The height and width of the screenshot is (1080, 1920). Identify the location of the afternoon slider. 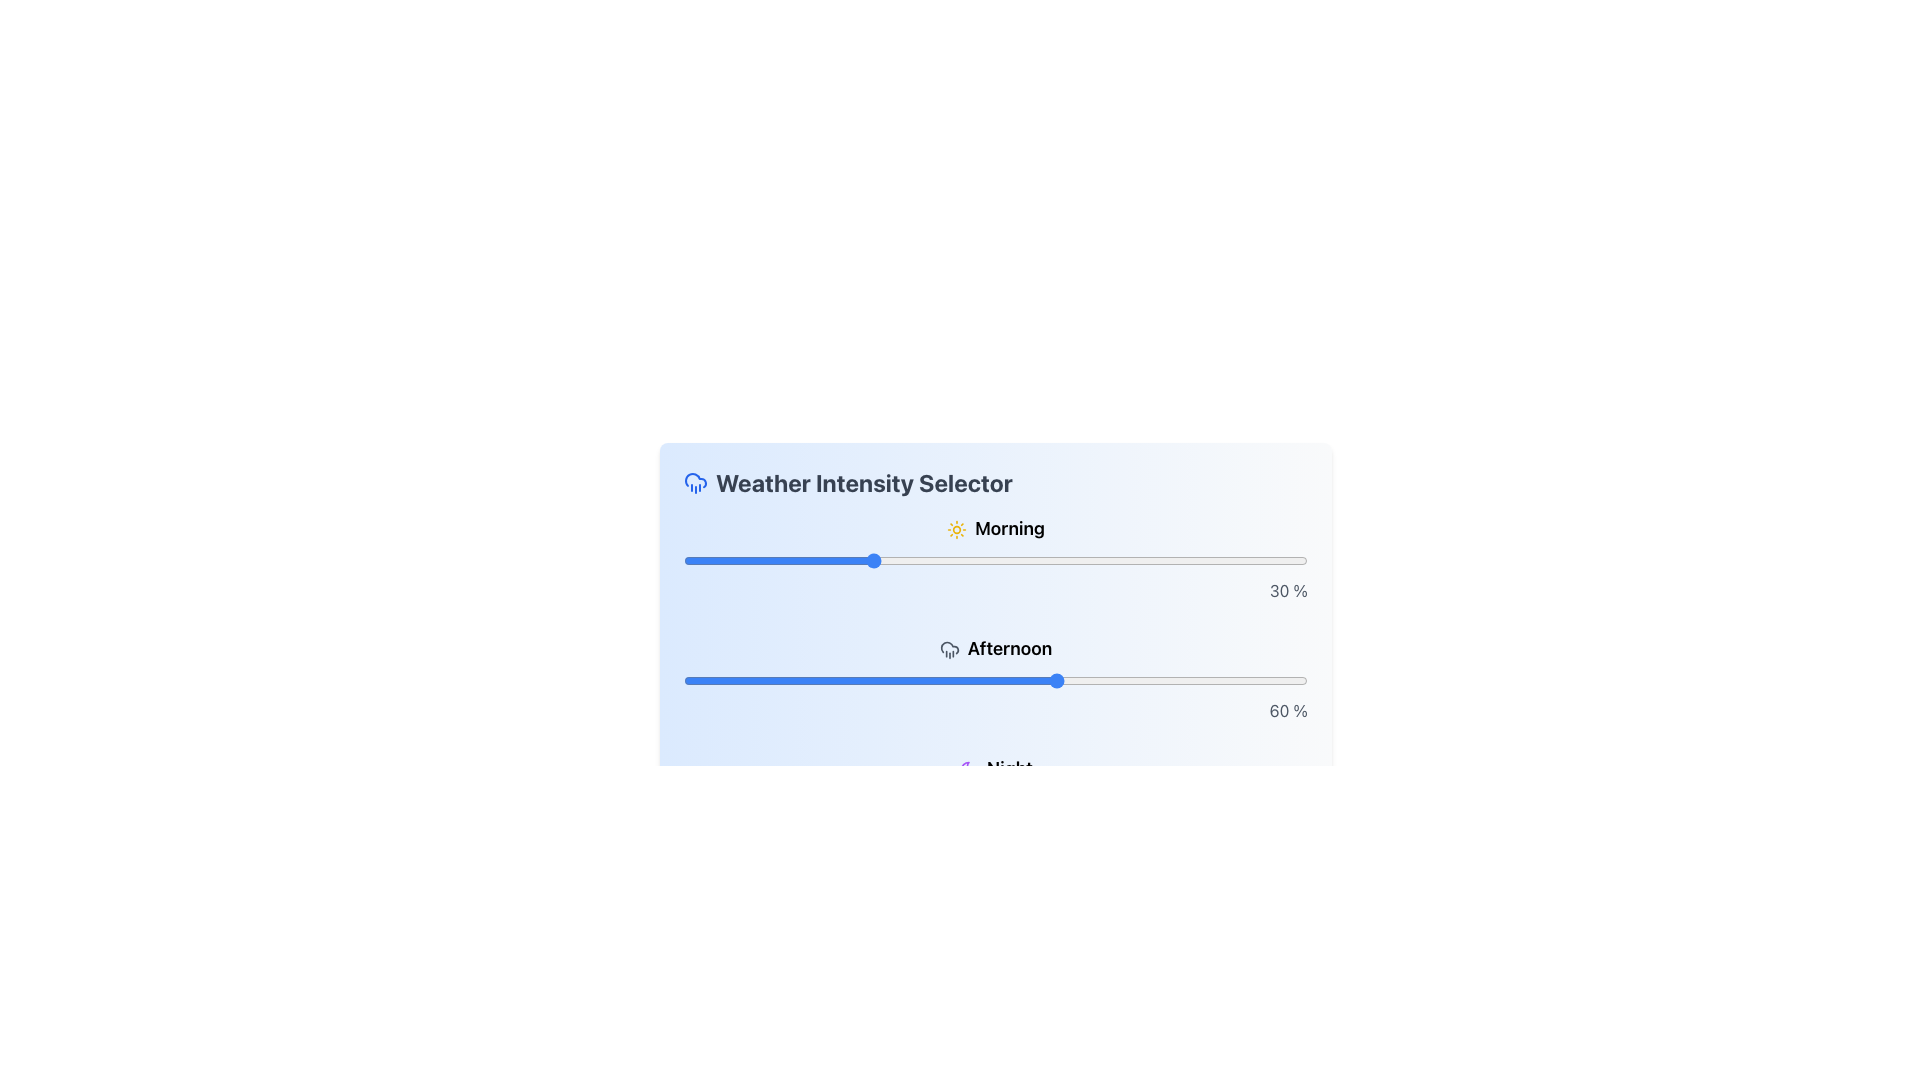
(1101, 680).